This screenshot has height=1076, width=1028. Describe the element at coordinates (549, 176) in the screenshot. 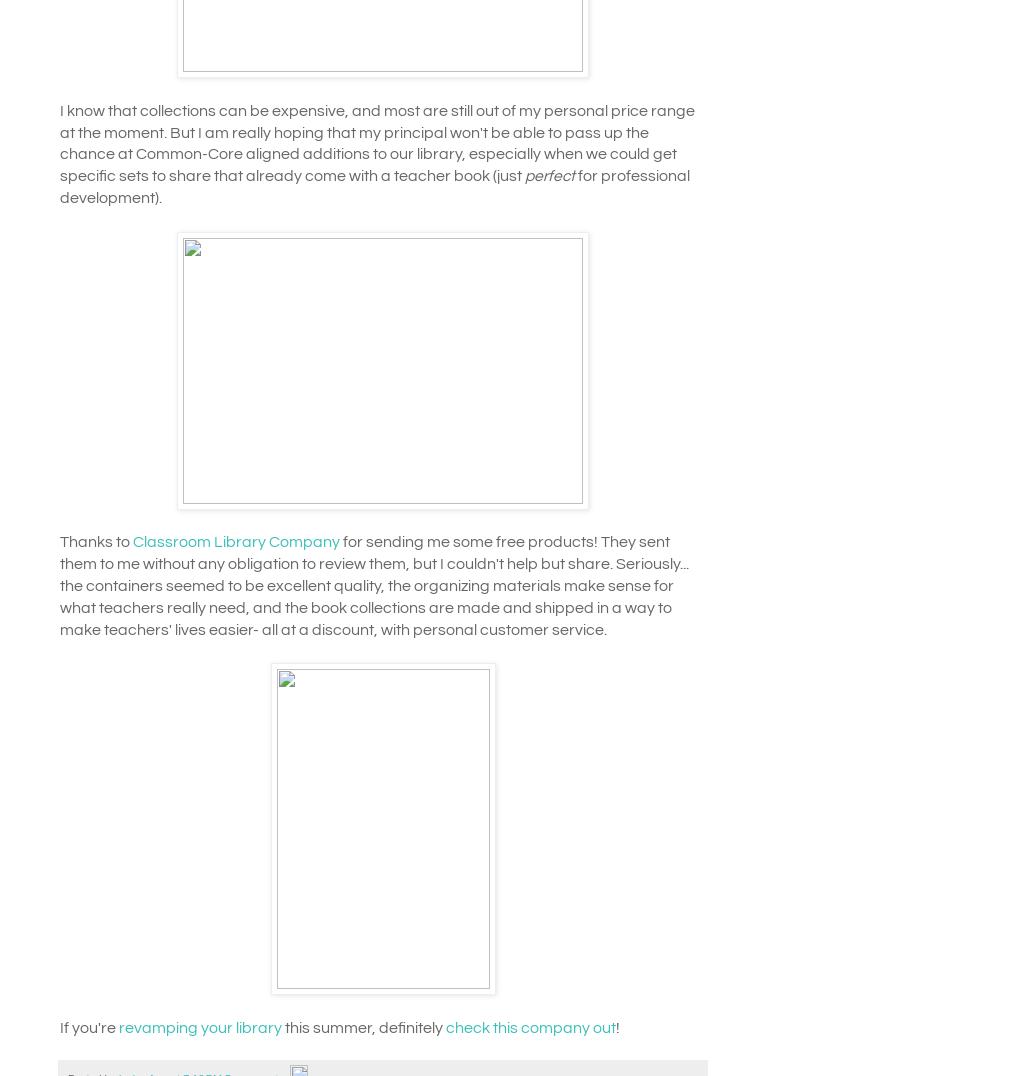

I see `'perfect'` at that location.